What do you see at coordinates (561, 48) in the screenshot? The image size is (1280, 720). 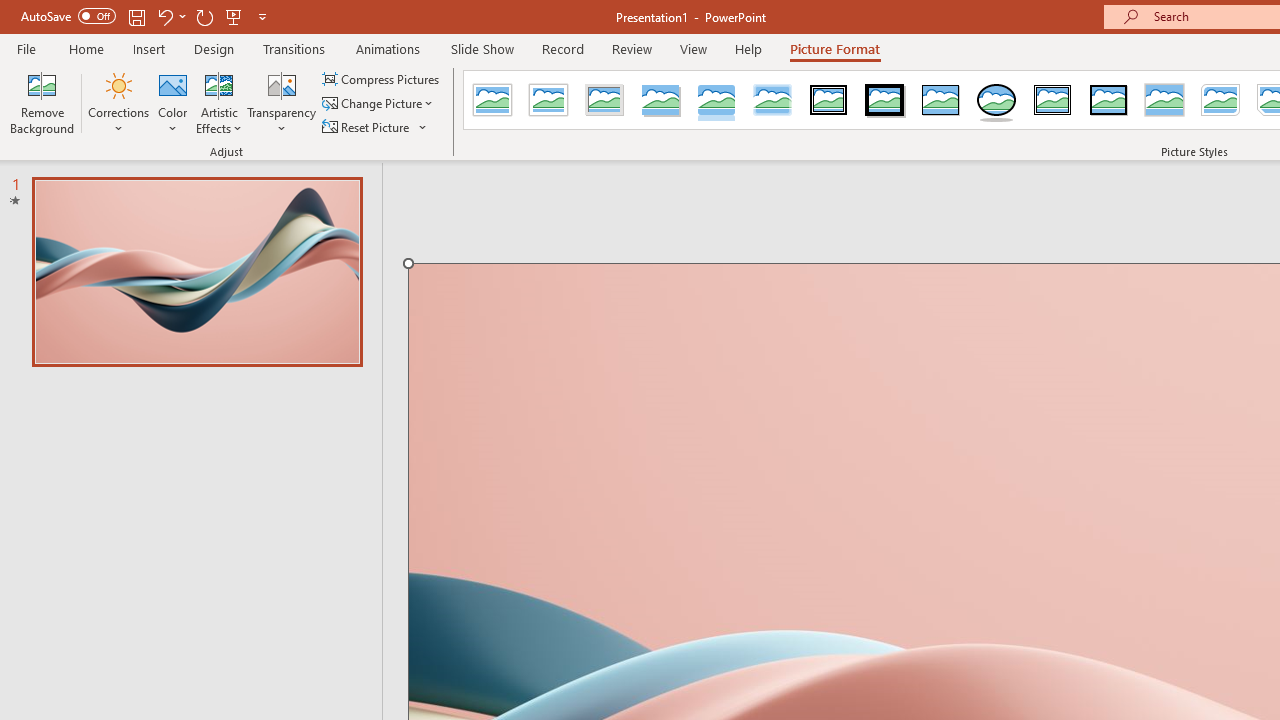 I see `'Record'` at bounding box center [561, 48].